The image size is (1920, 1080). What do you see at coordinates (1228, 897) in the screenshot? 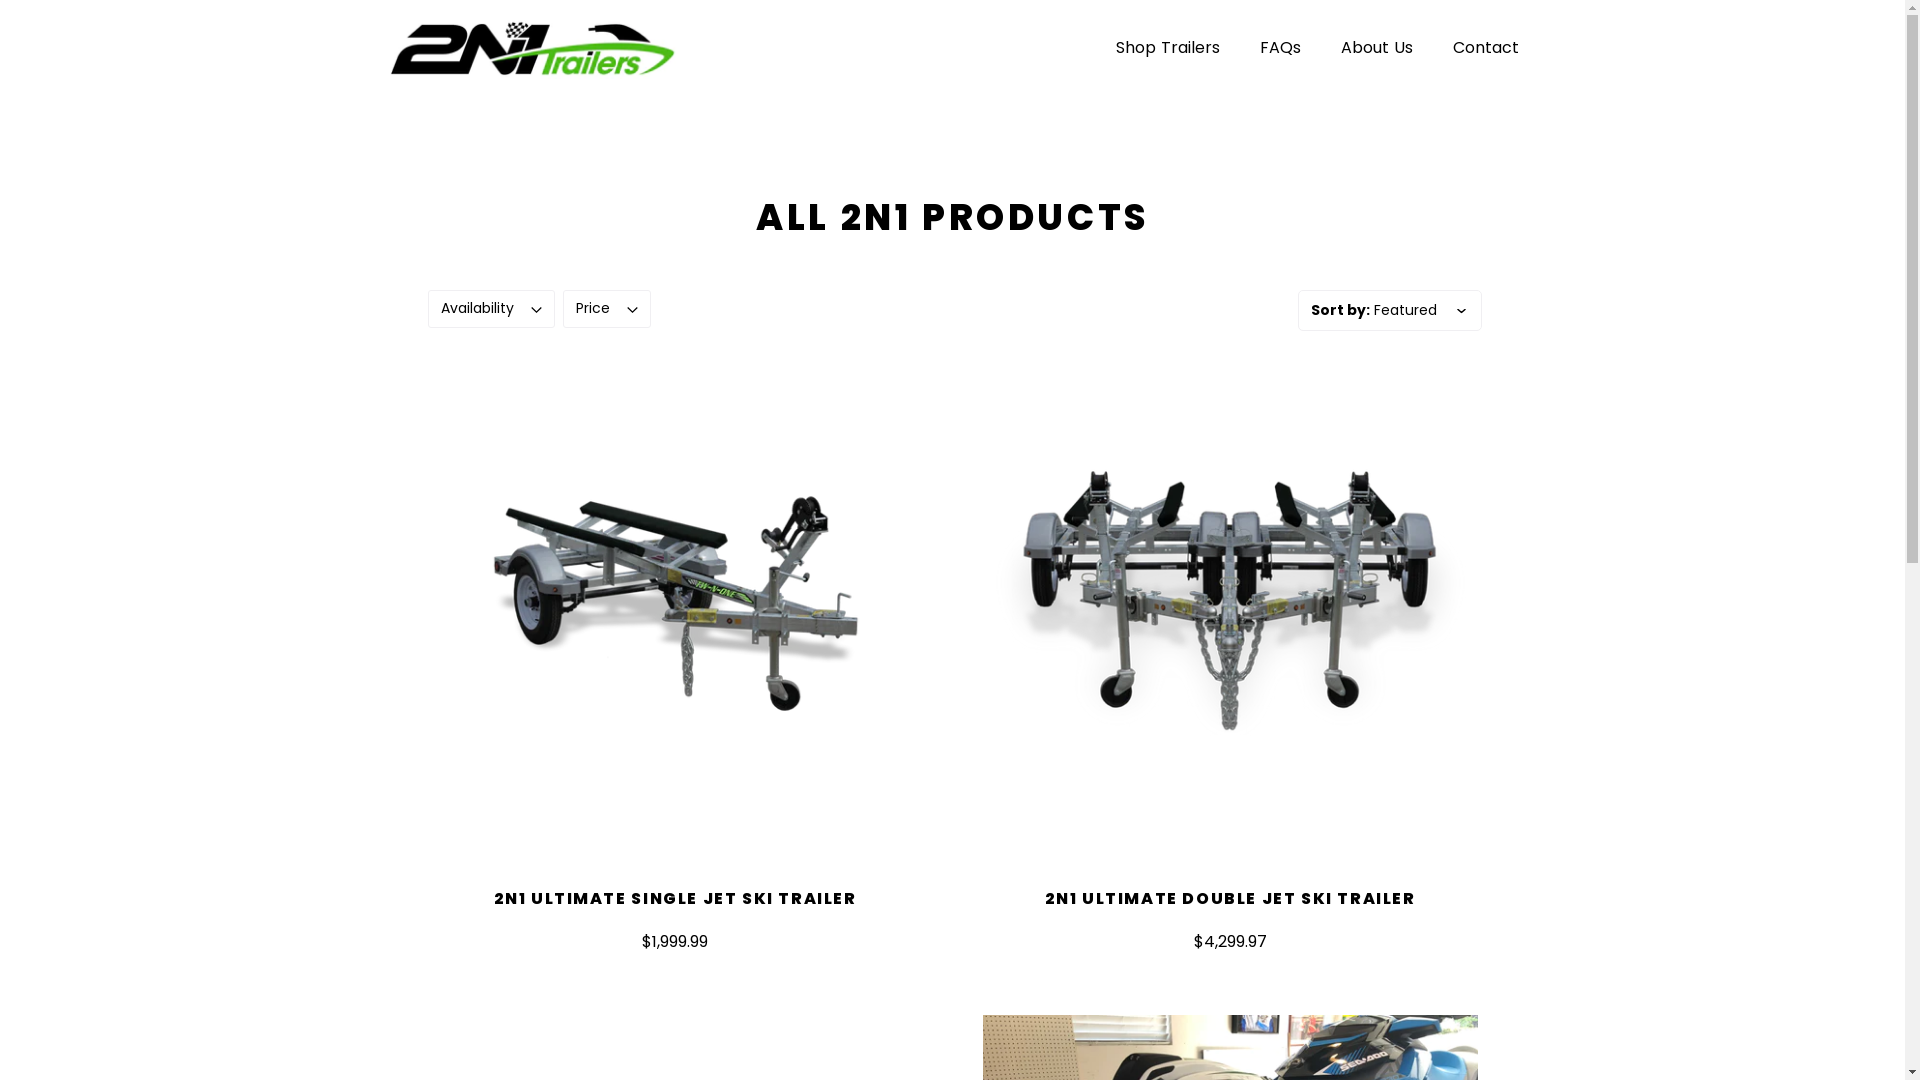
I see `'2N1 ULTIMATE DOUBLE JET SKI TRAILER'` at bounding box center [1228, 897].